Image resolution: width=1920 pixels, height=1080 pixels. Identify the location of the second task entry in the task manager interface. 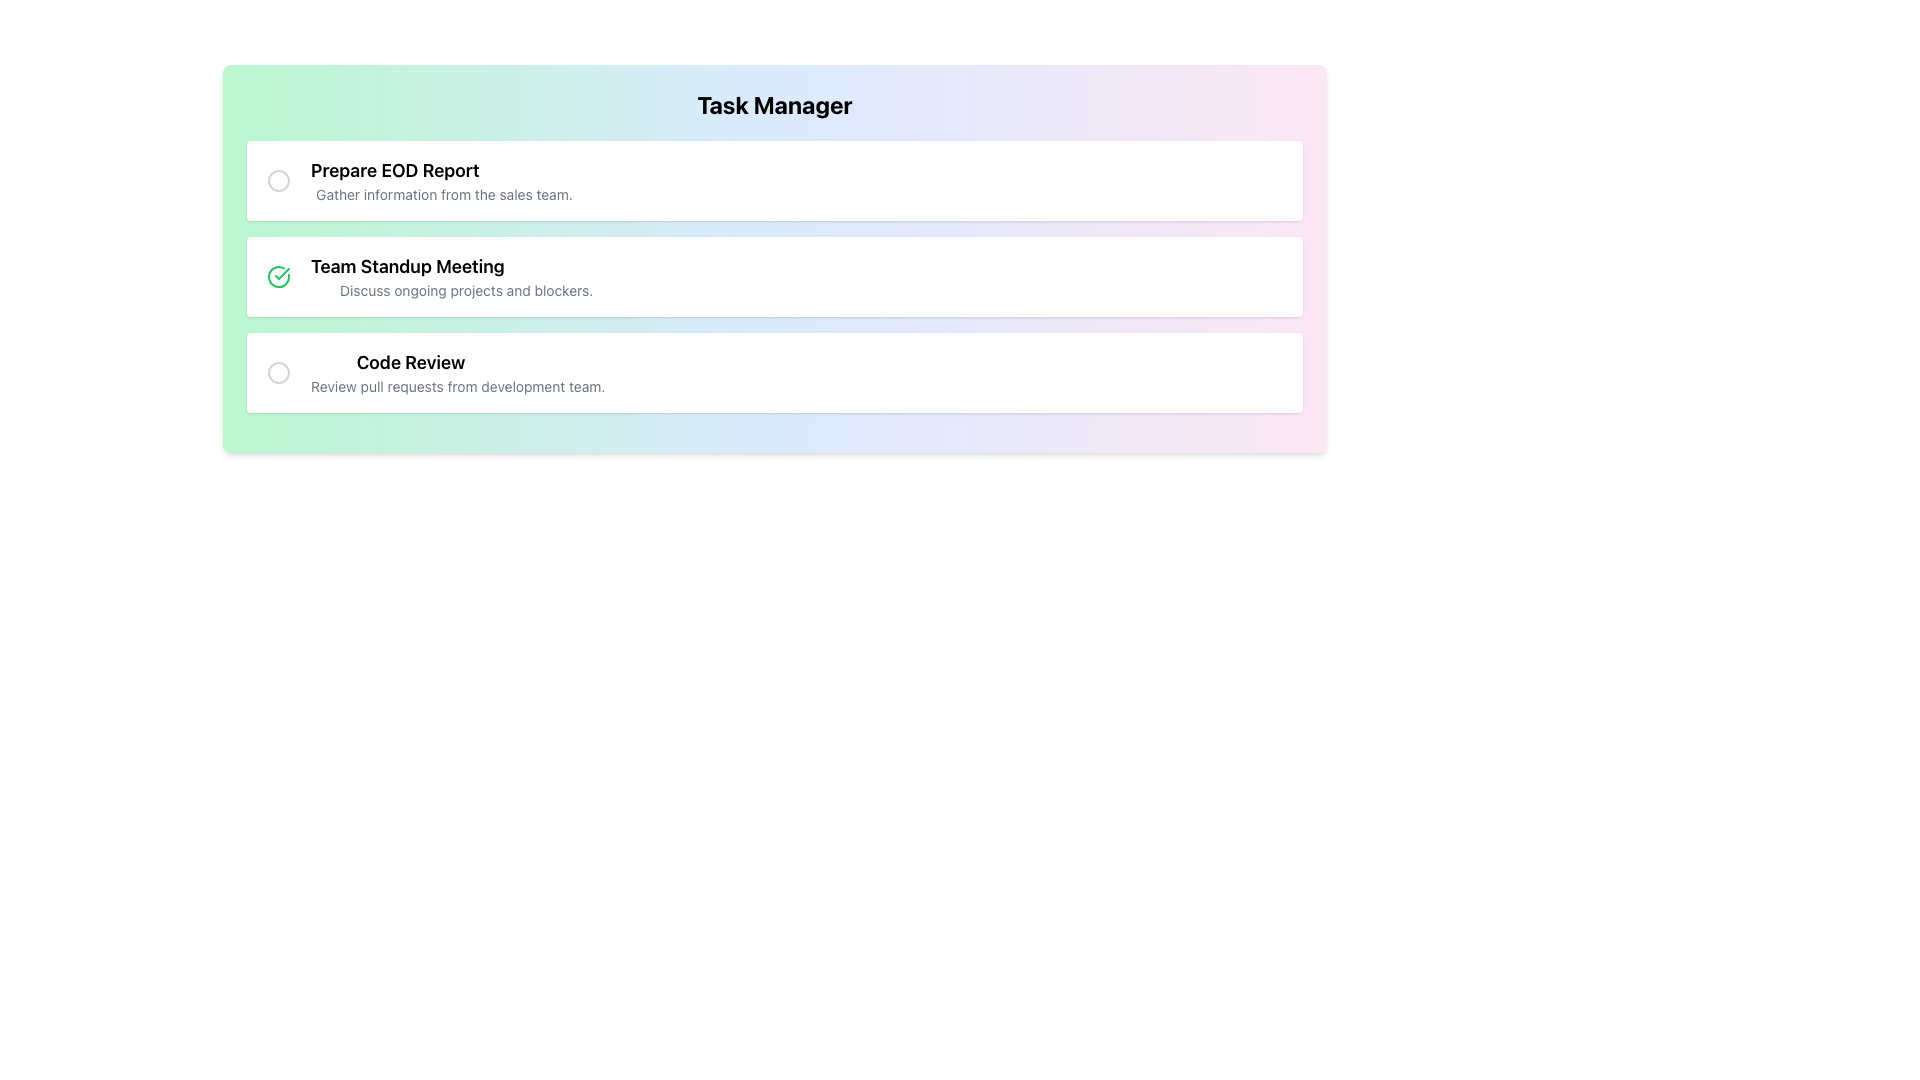
(441, 277).